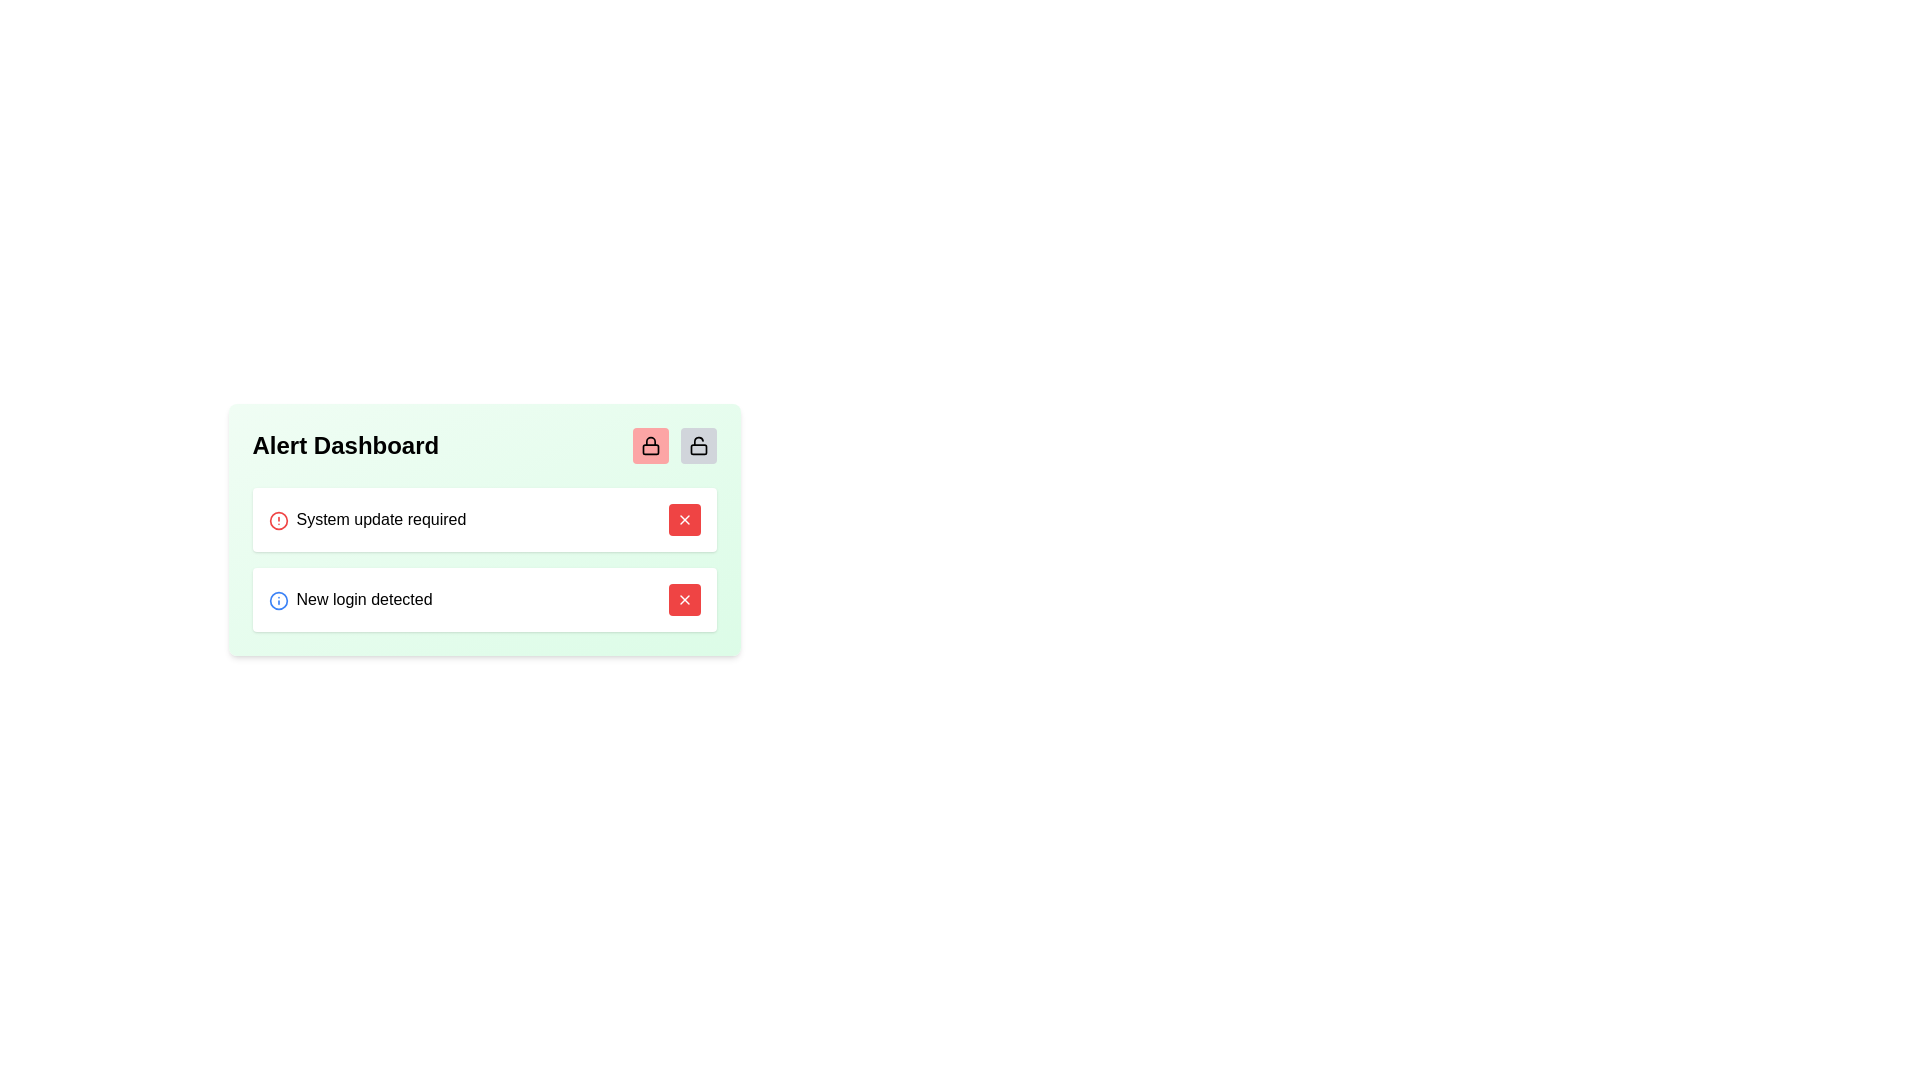 This screenshot has height=1080, width=1920. What do you see at coordinates (650, 445) in the screenshot?
I see `the first button on the left, which functions as a lock or security toggle` at bounding box center [650, 445].